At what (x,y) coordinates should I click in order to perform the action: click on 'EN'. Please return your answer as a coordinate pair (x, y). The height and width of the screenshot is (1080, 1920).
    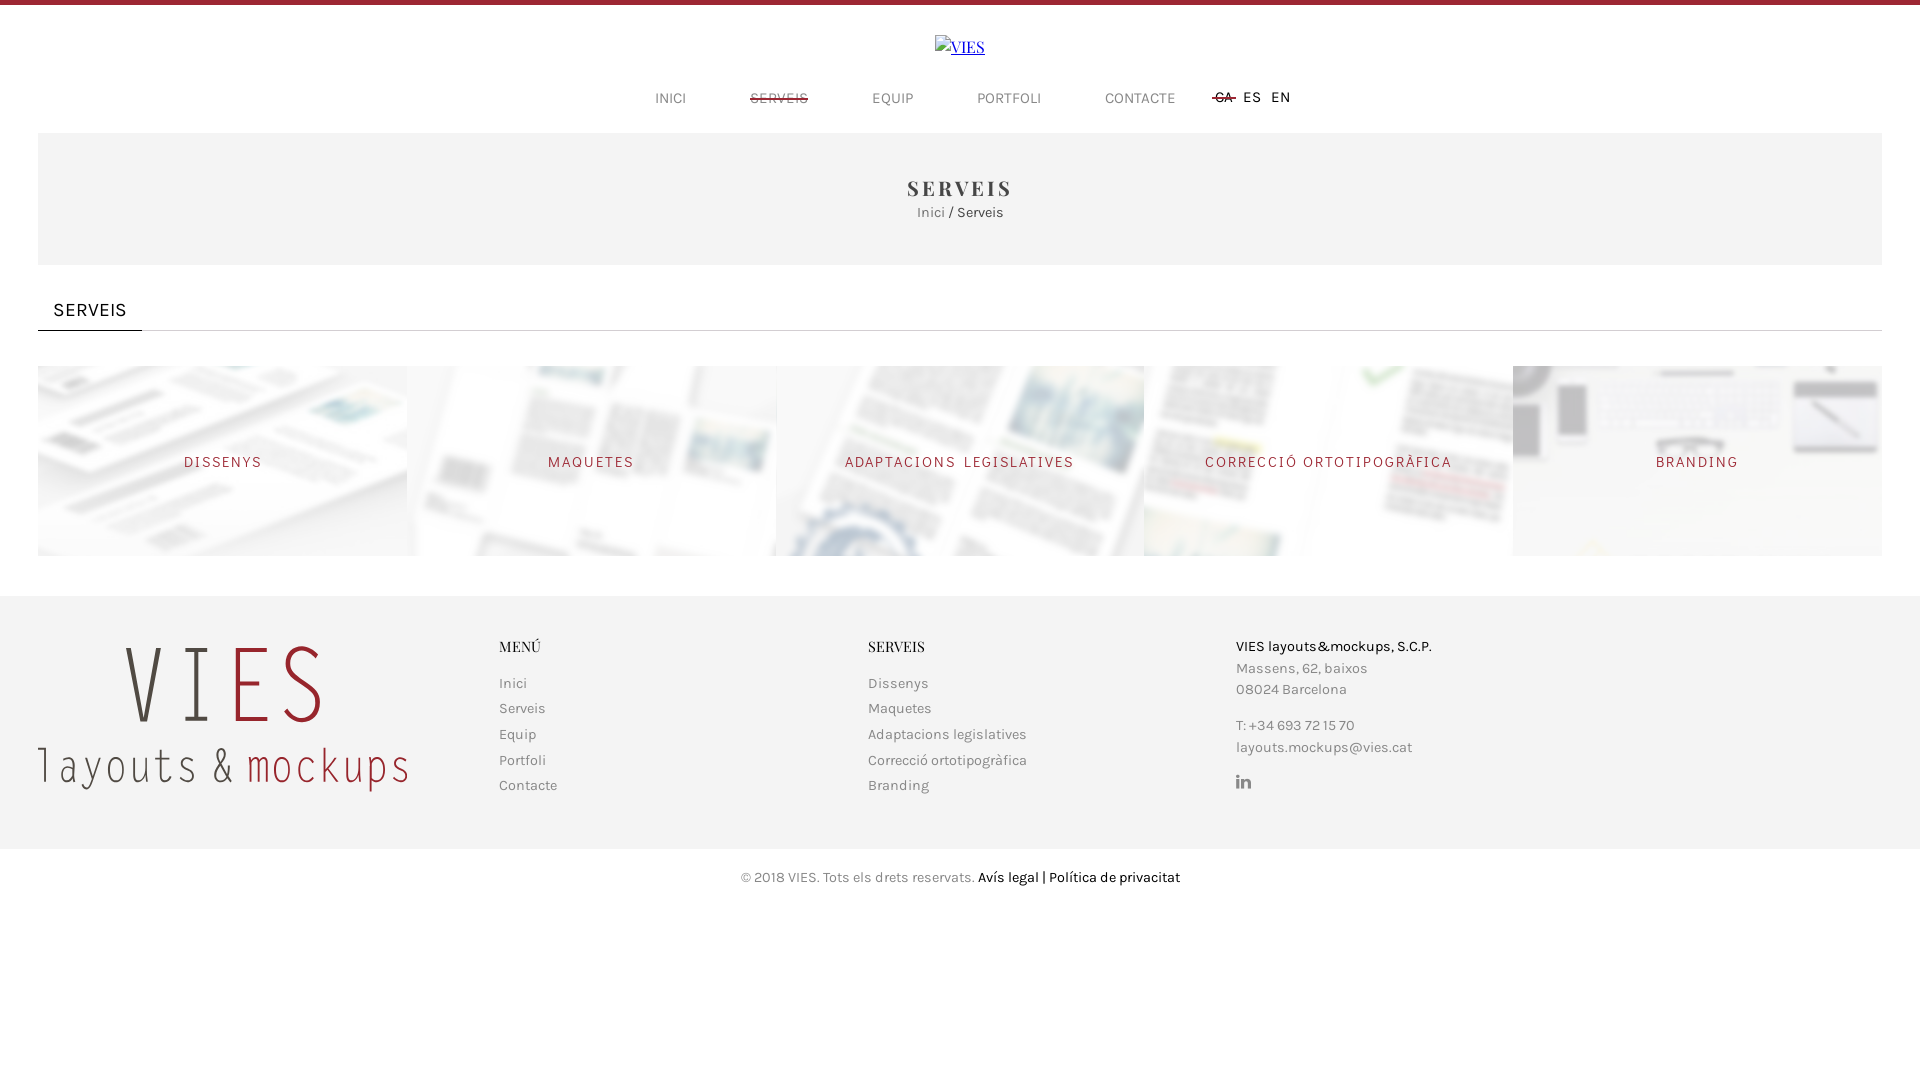
    Looking at the image, I should click on (1280, 96).